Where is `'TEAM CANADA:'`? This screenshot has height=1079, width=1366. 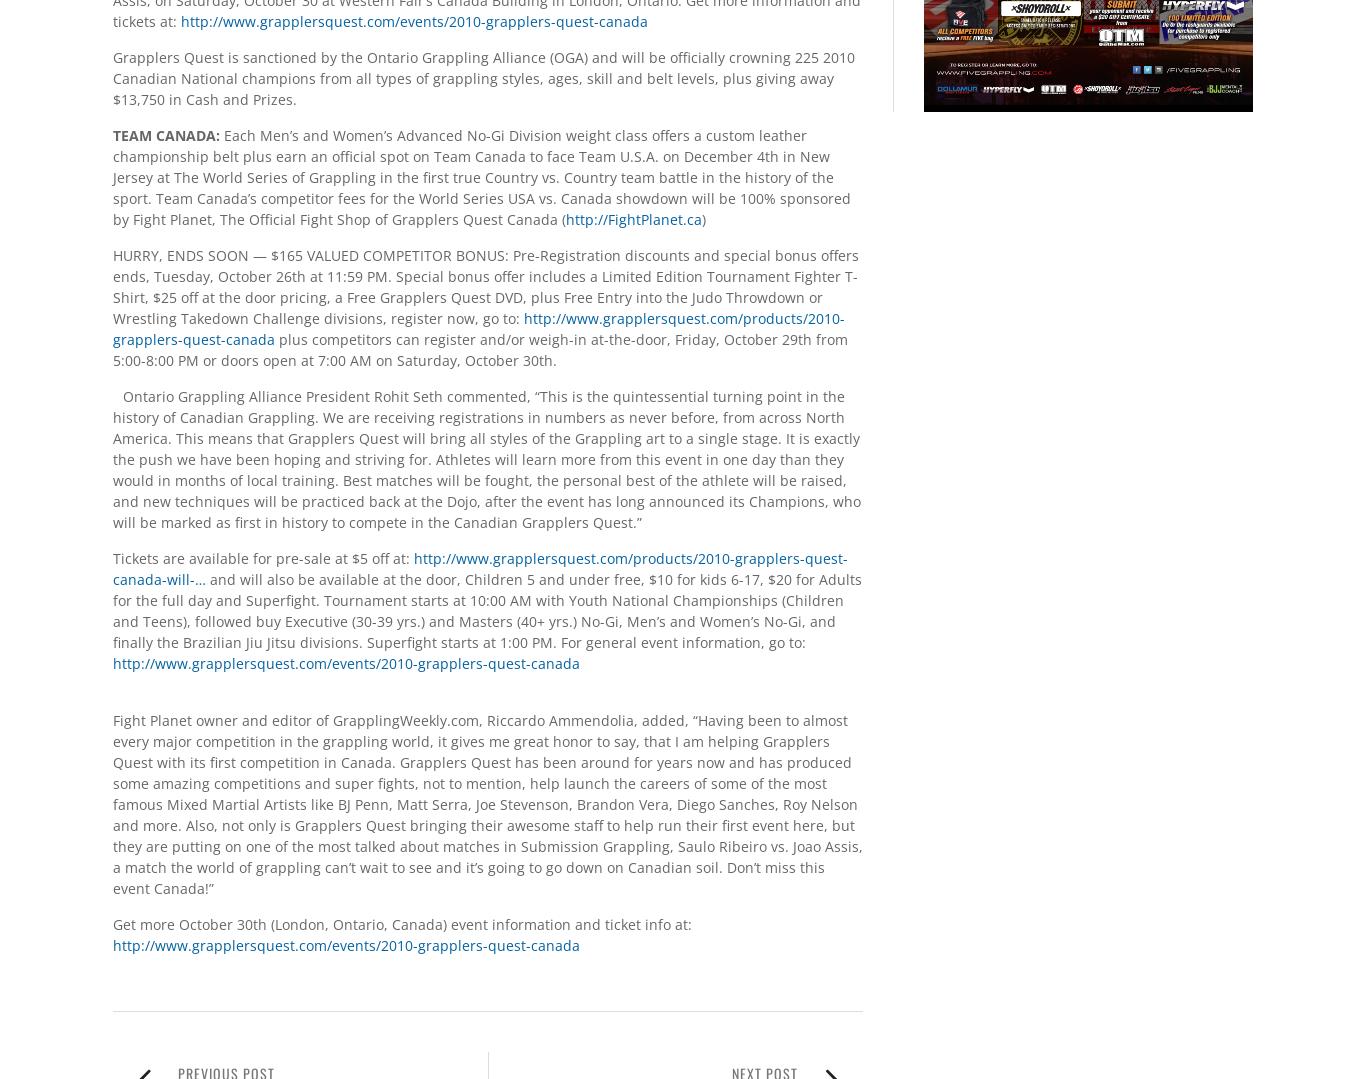
'TEAM CANADA:' is located at coordinates (167, 133).